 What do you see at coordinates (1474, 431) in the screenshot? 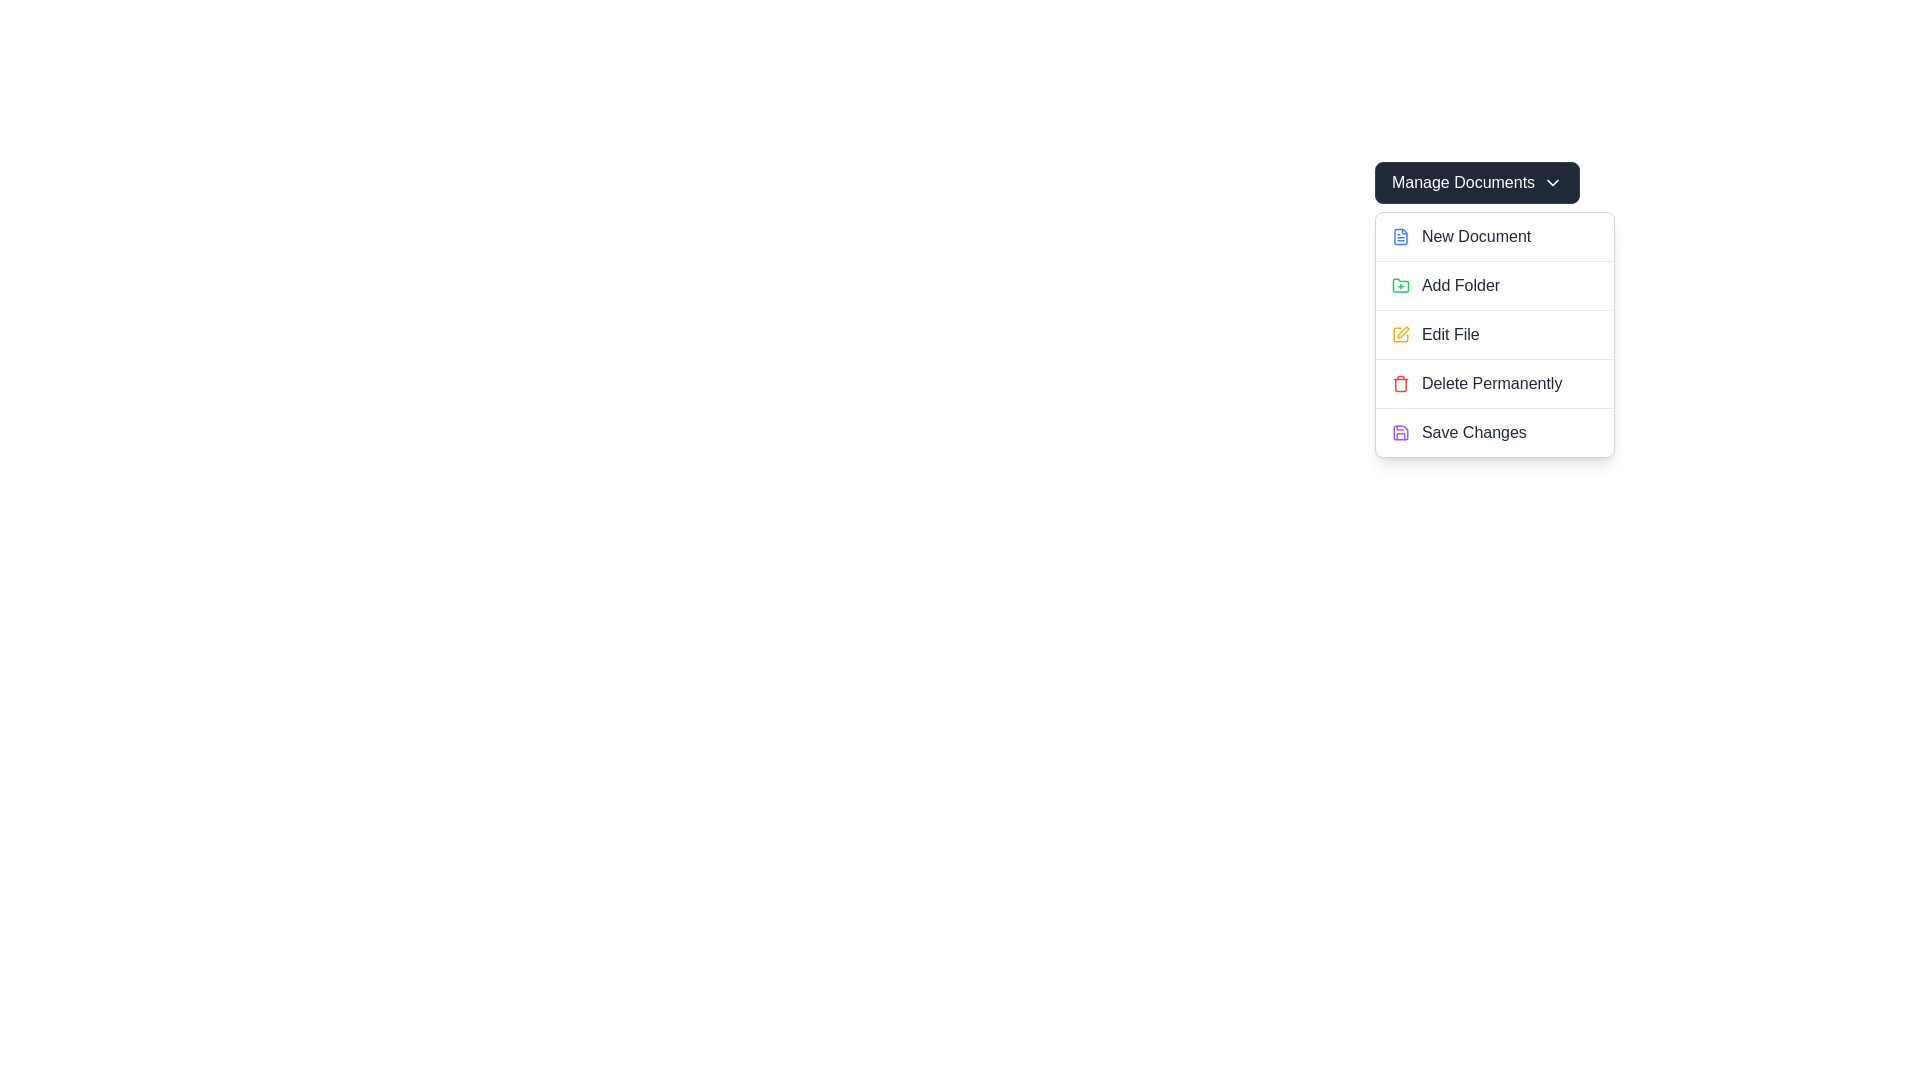
I see `the 'Save Changes' text label, which is styled in light gray and positioned as the last item in a vertical list, following a purple diskette icon` at bounding box center [1474, 431].